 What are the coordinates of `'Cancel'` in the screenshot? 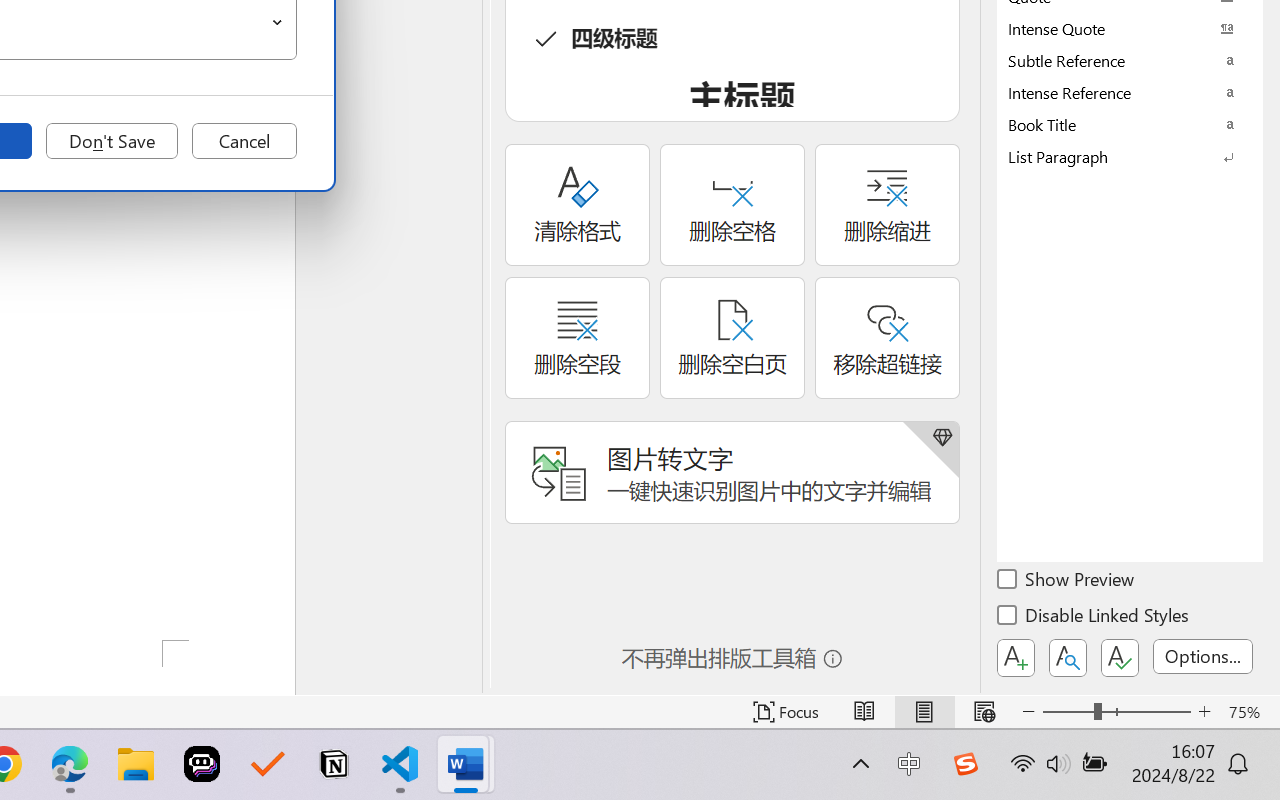 It's located at (243, 141).